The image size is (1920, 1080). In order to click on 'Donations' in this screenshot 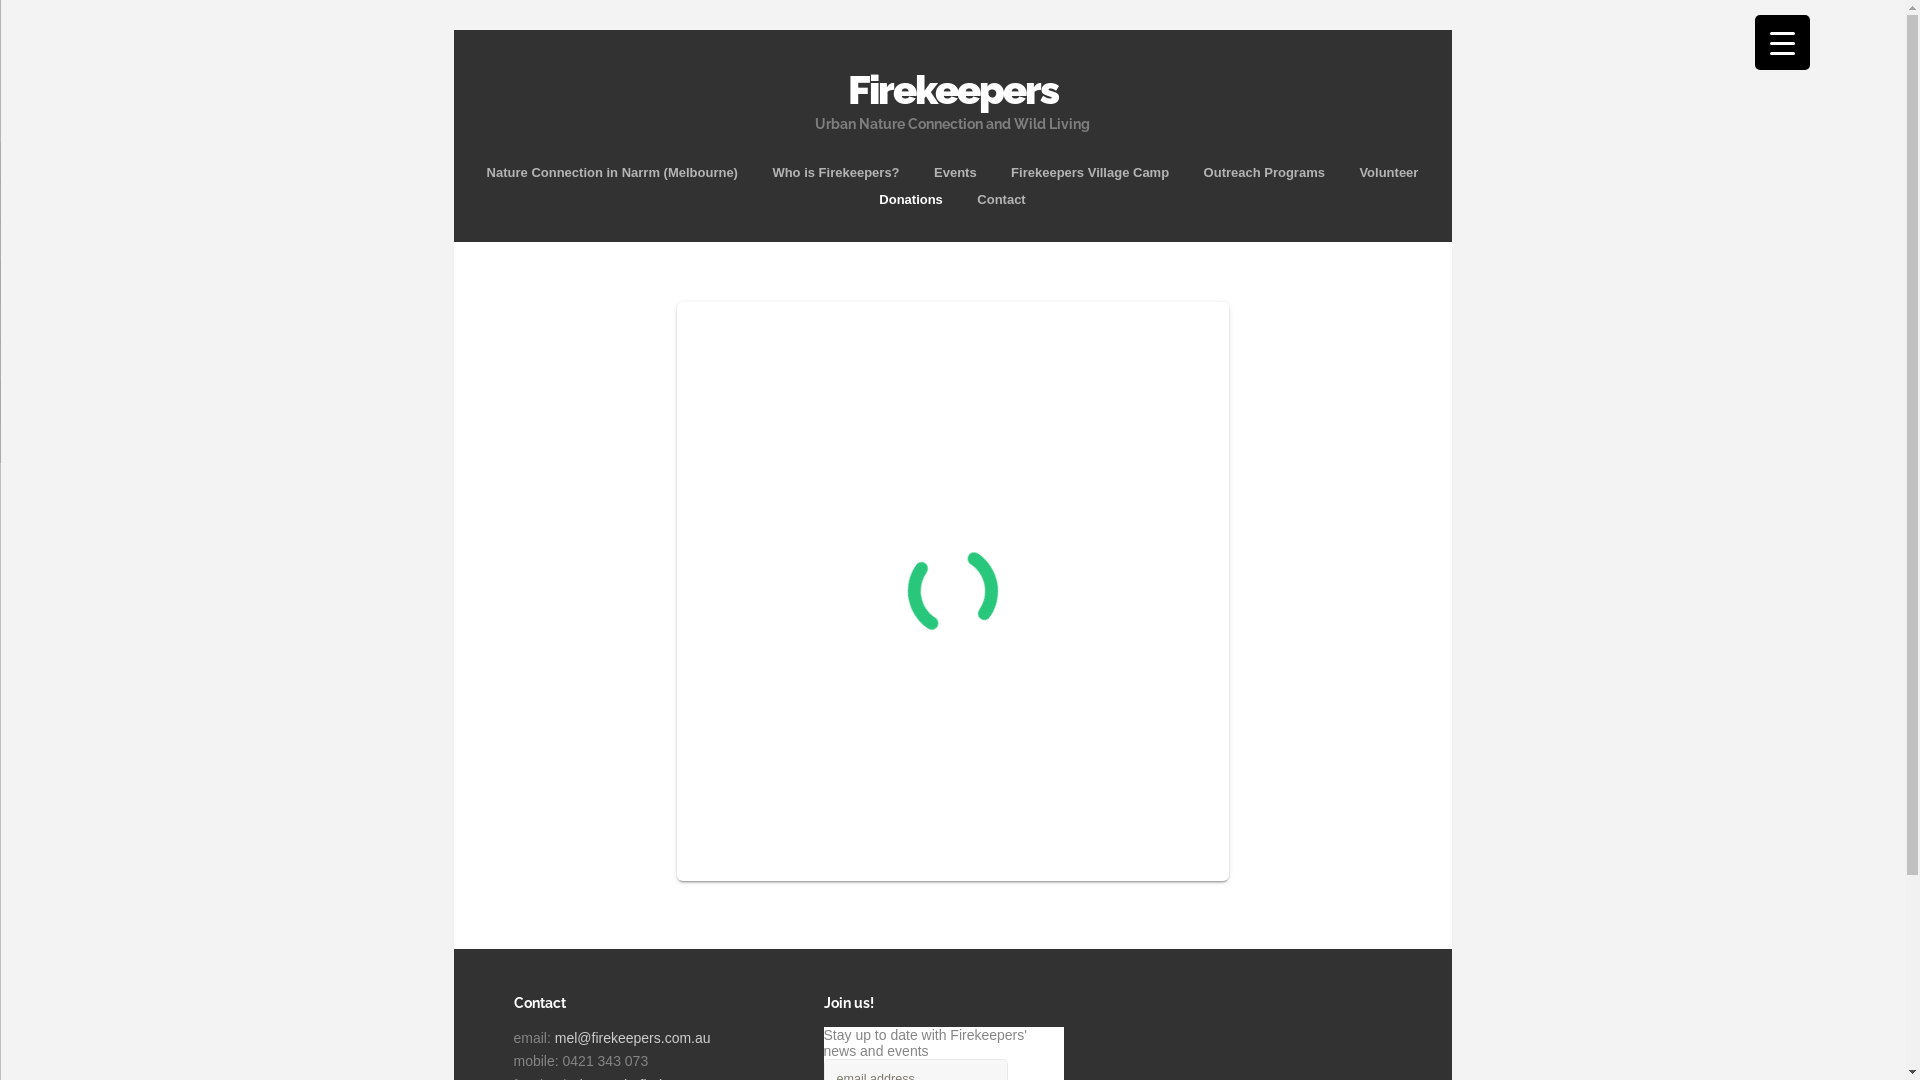, I will do `click(910, 199)`.